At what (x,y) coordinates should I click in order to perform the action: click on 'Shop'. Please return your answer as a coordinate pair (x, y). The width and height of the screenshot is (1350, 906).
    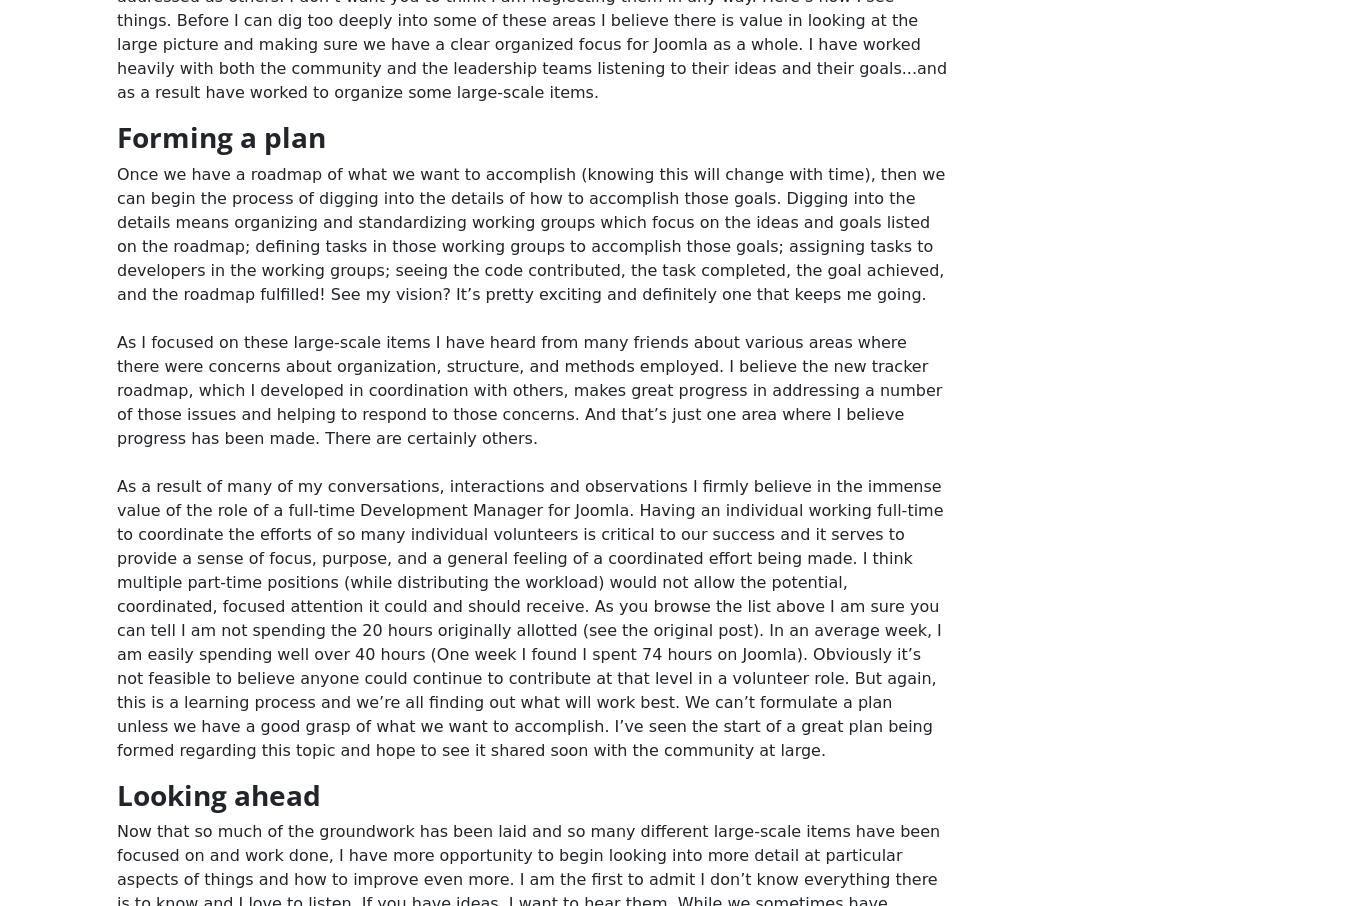
    Looking at the image, I should click on (994, 54).